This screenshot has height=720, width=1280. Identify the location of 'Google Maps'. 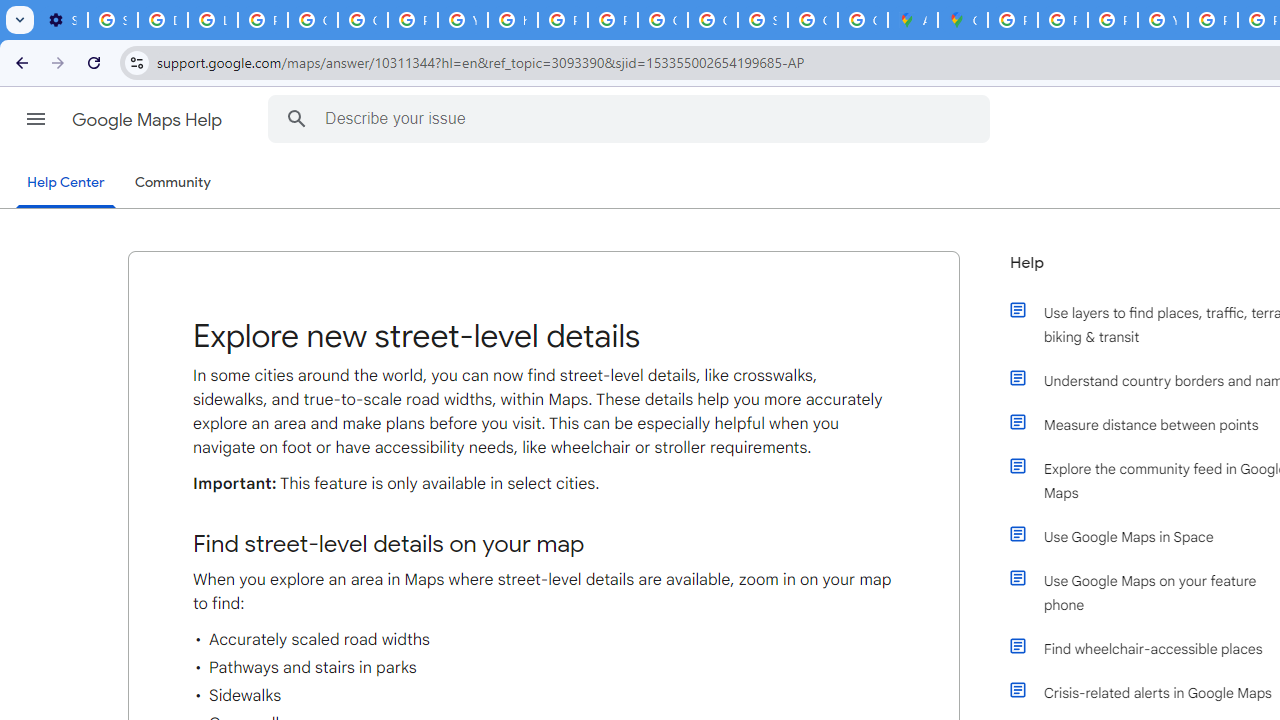
(963, 20).